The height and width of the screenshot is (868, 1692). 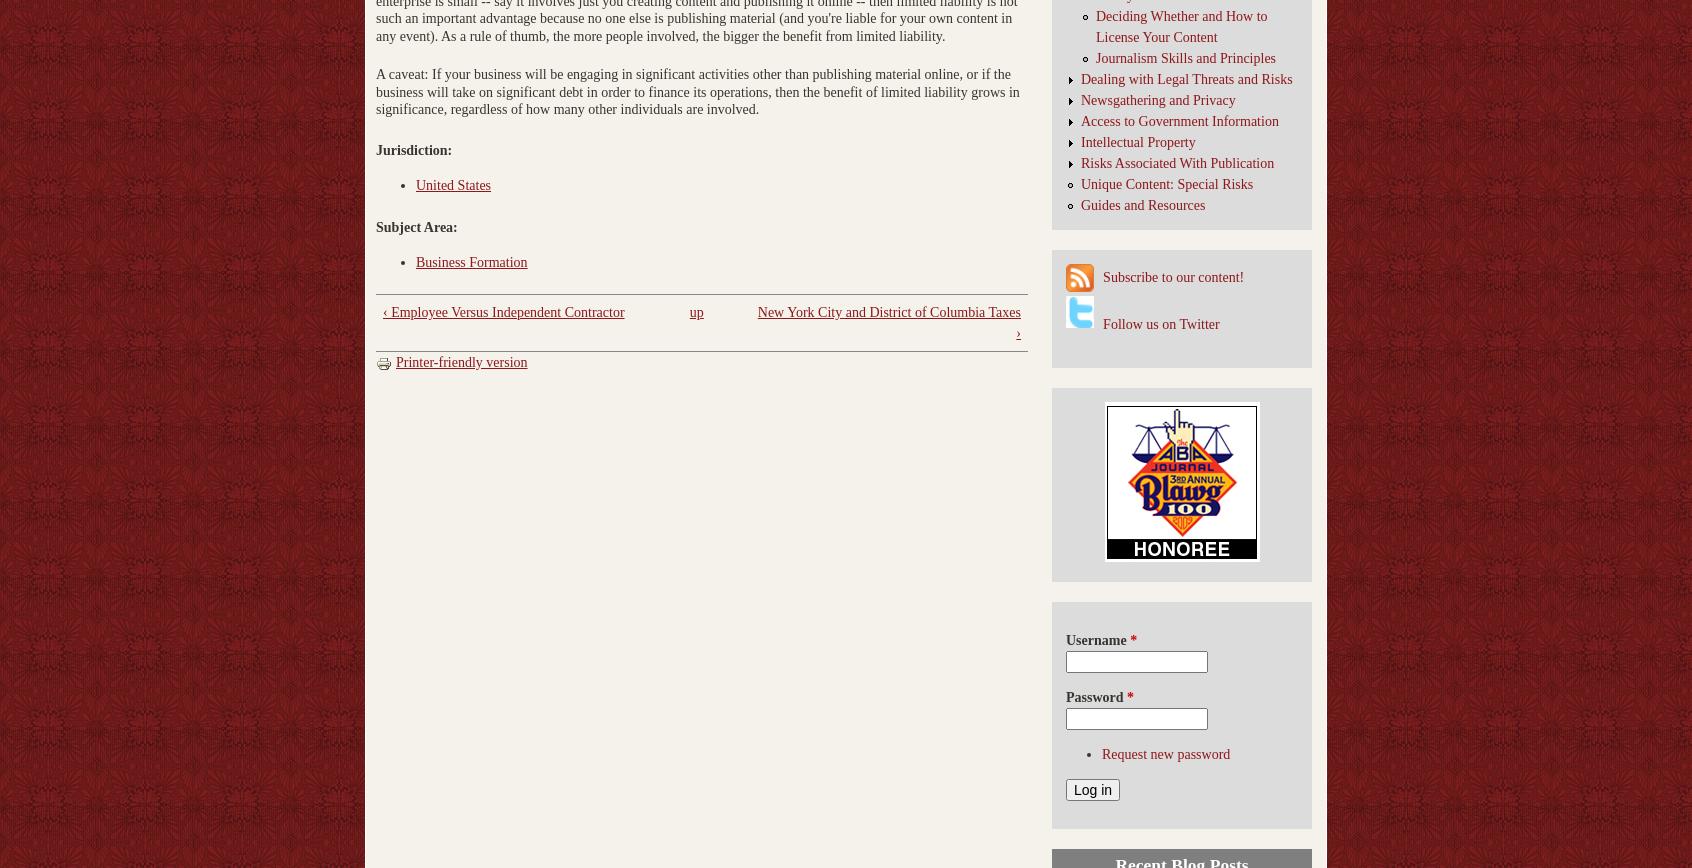 What do you see at coordinates (1184, 56) in the screenshot?
I see `'Journalism Skills and Principles'` at bounding box center [1184, 56].